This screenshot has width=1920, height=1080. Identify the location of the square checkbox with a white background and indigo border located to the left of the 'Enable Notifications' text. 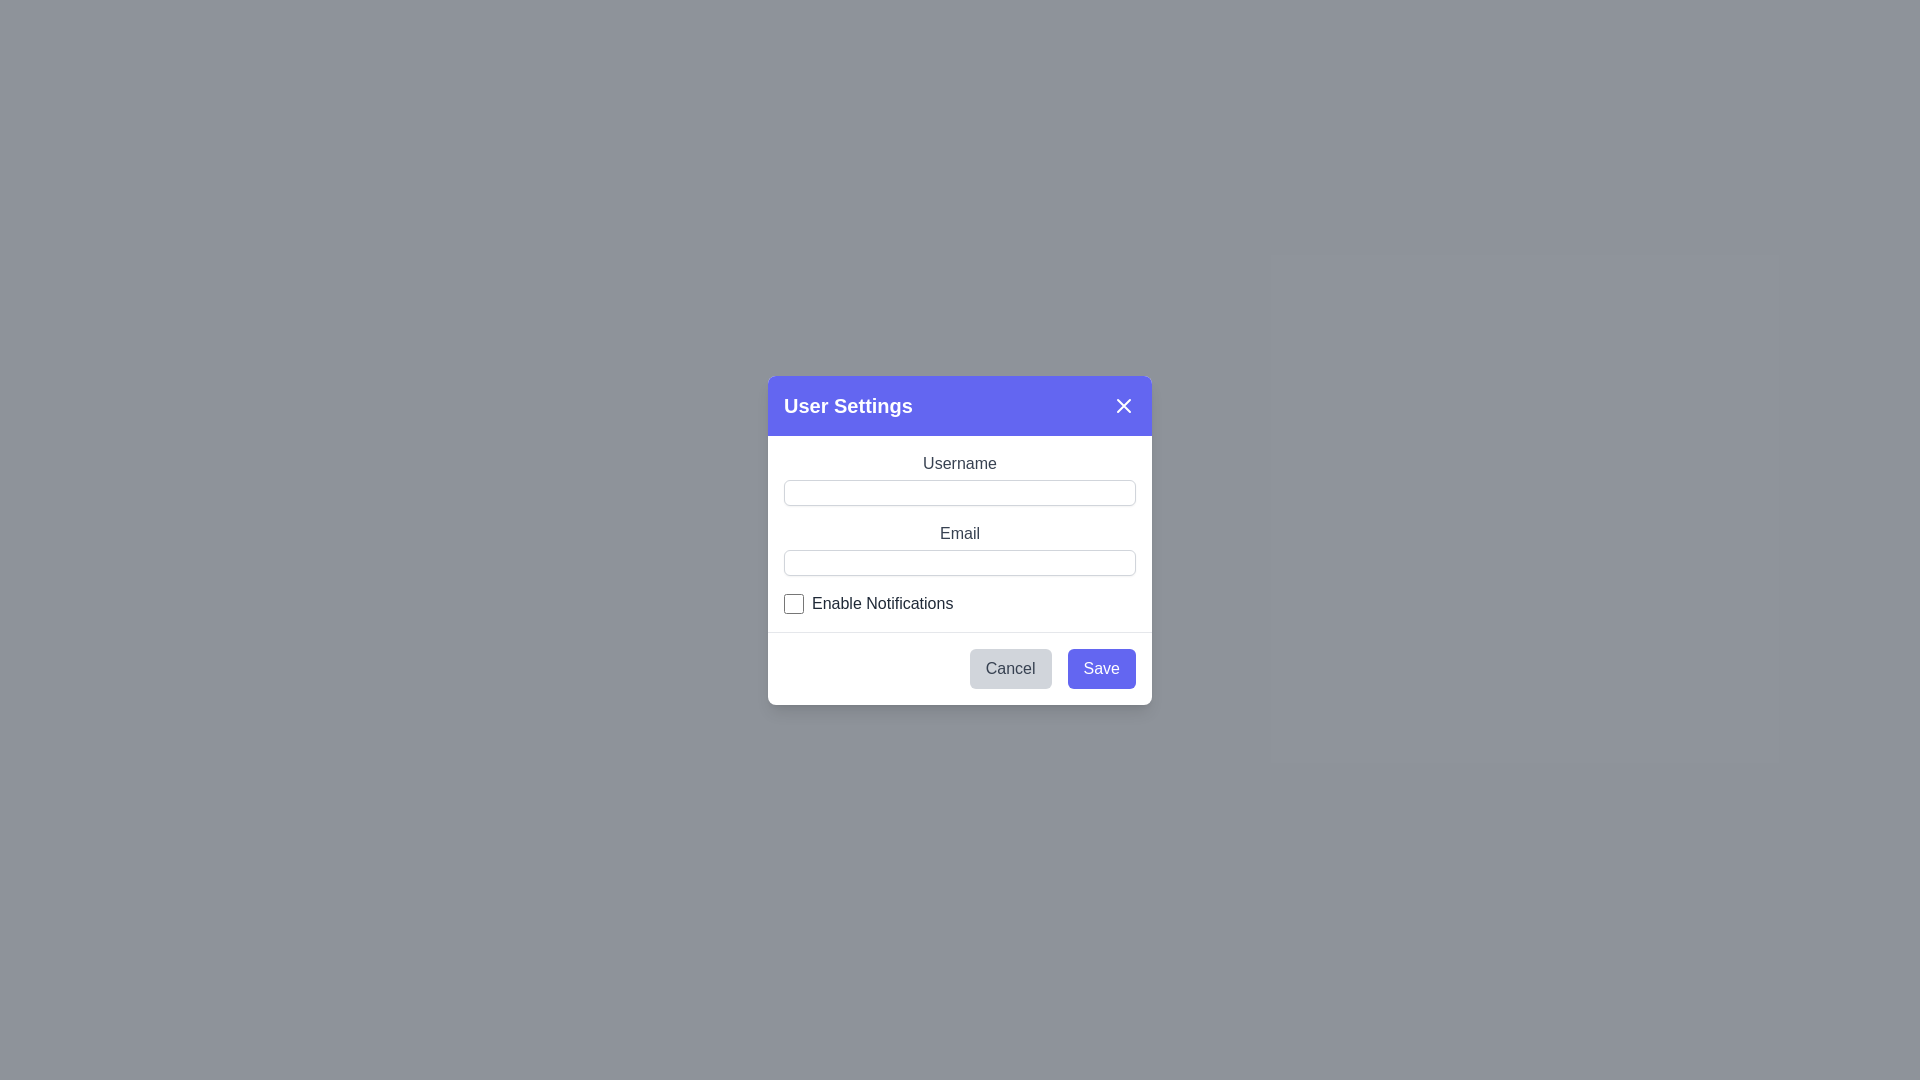
(792, 602).